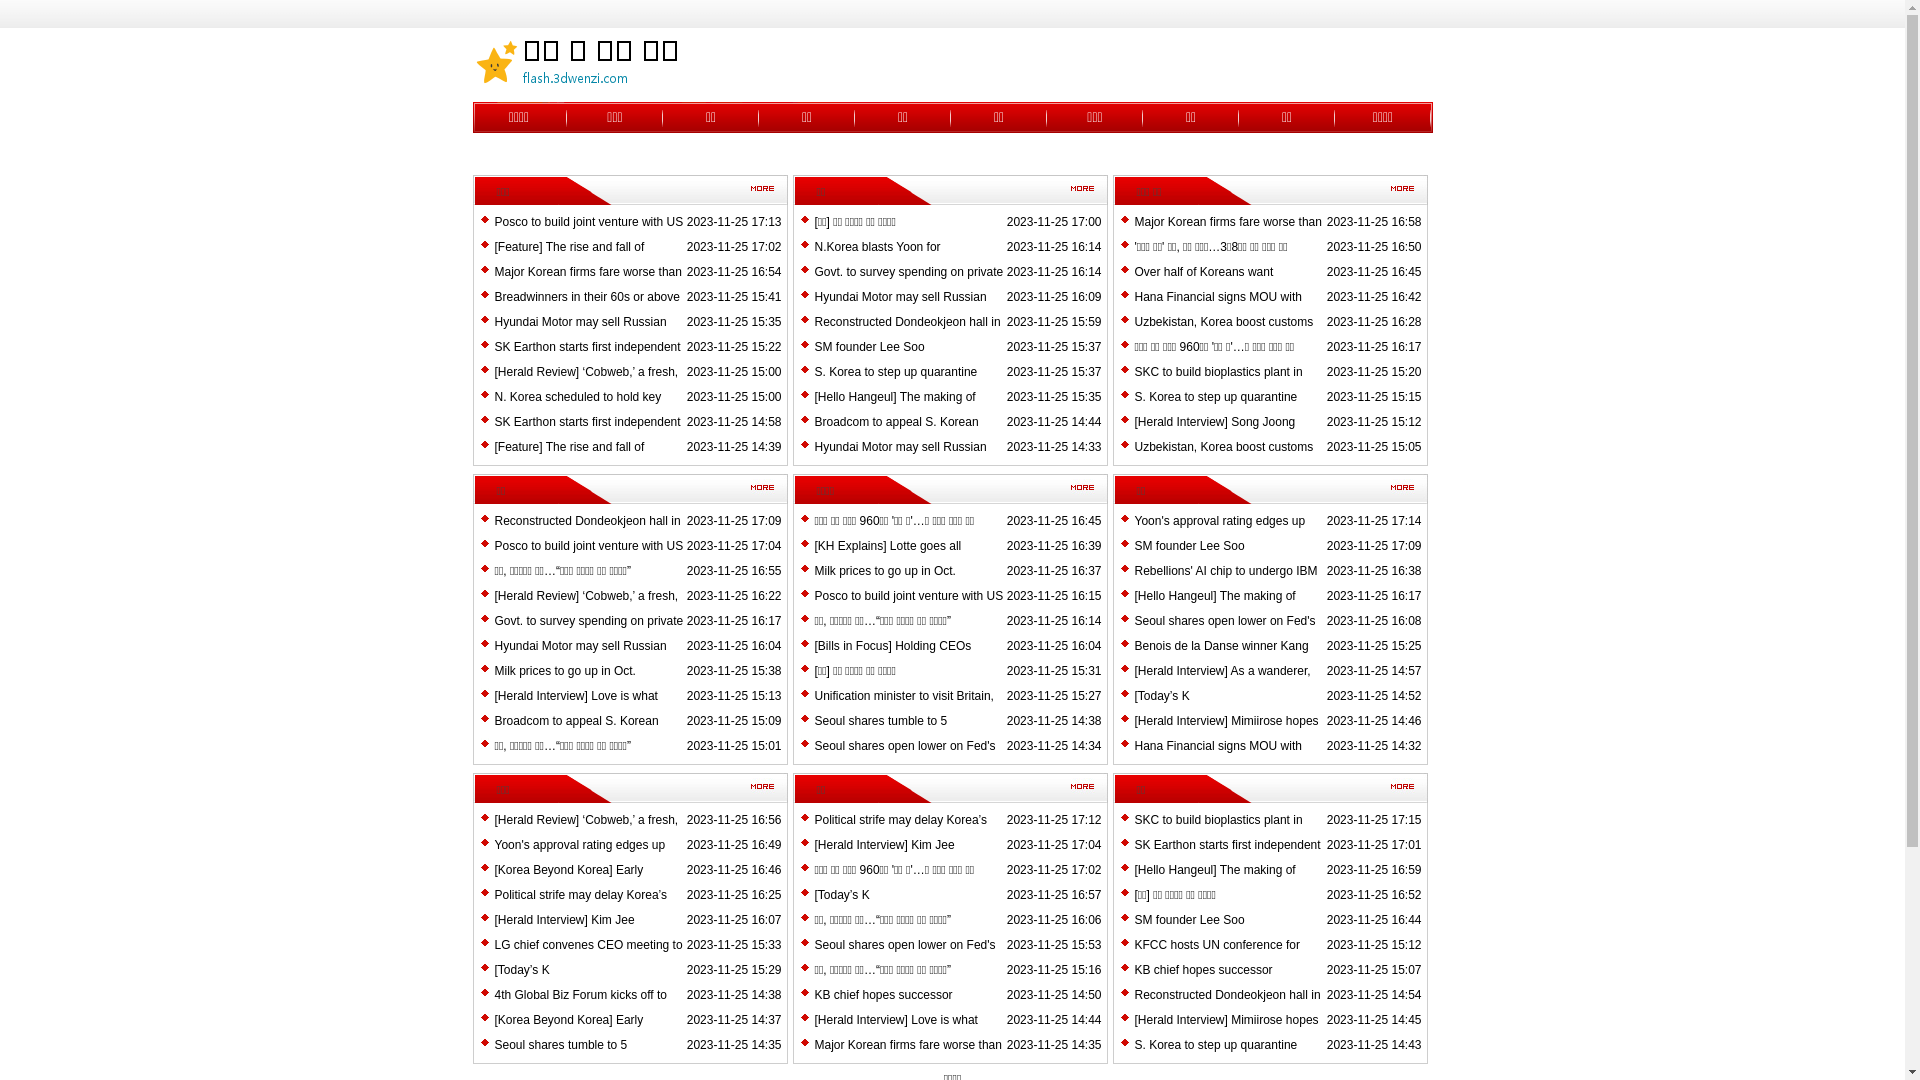 The width and height of the screenshot is (1920, 1080). What do you see at coordinates (574, 707) in the screenshot?
I see `'[Herald Interview] Love is what defines artist Dawn'` at bounding box center [574, 707].